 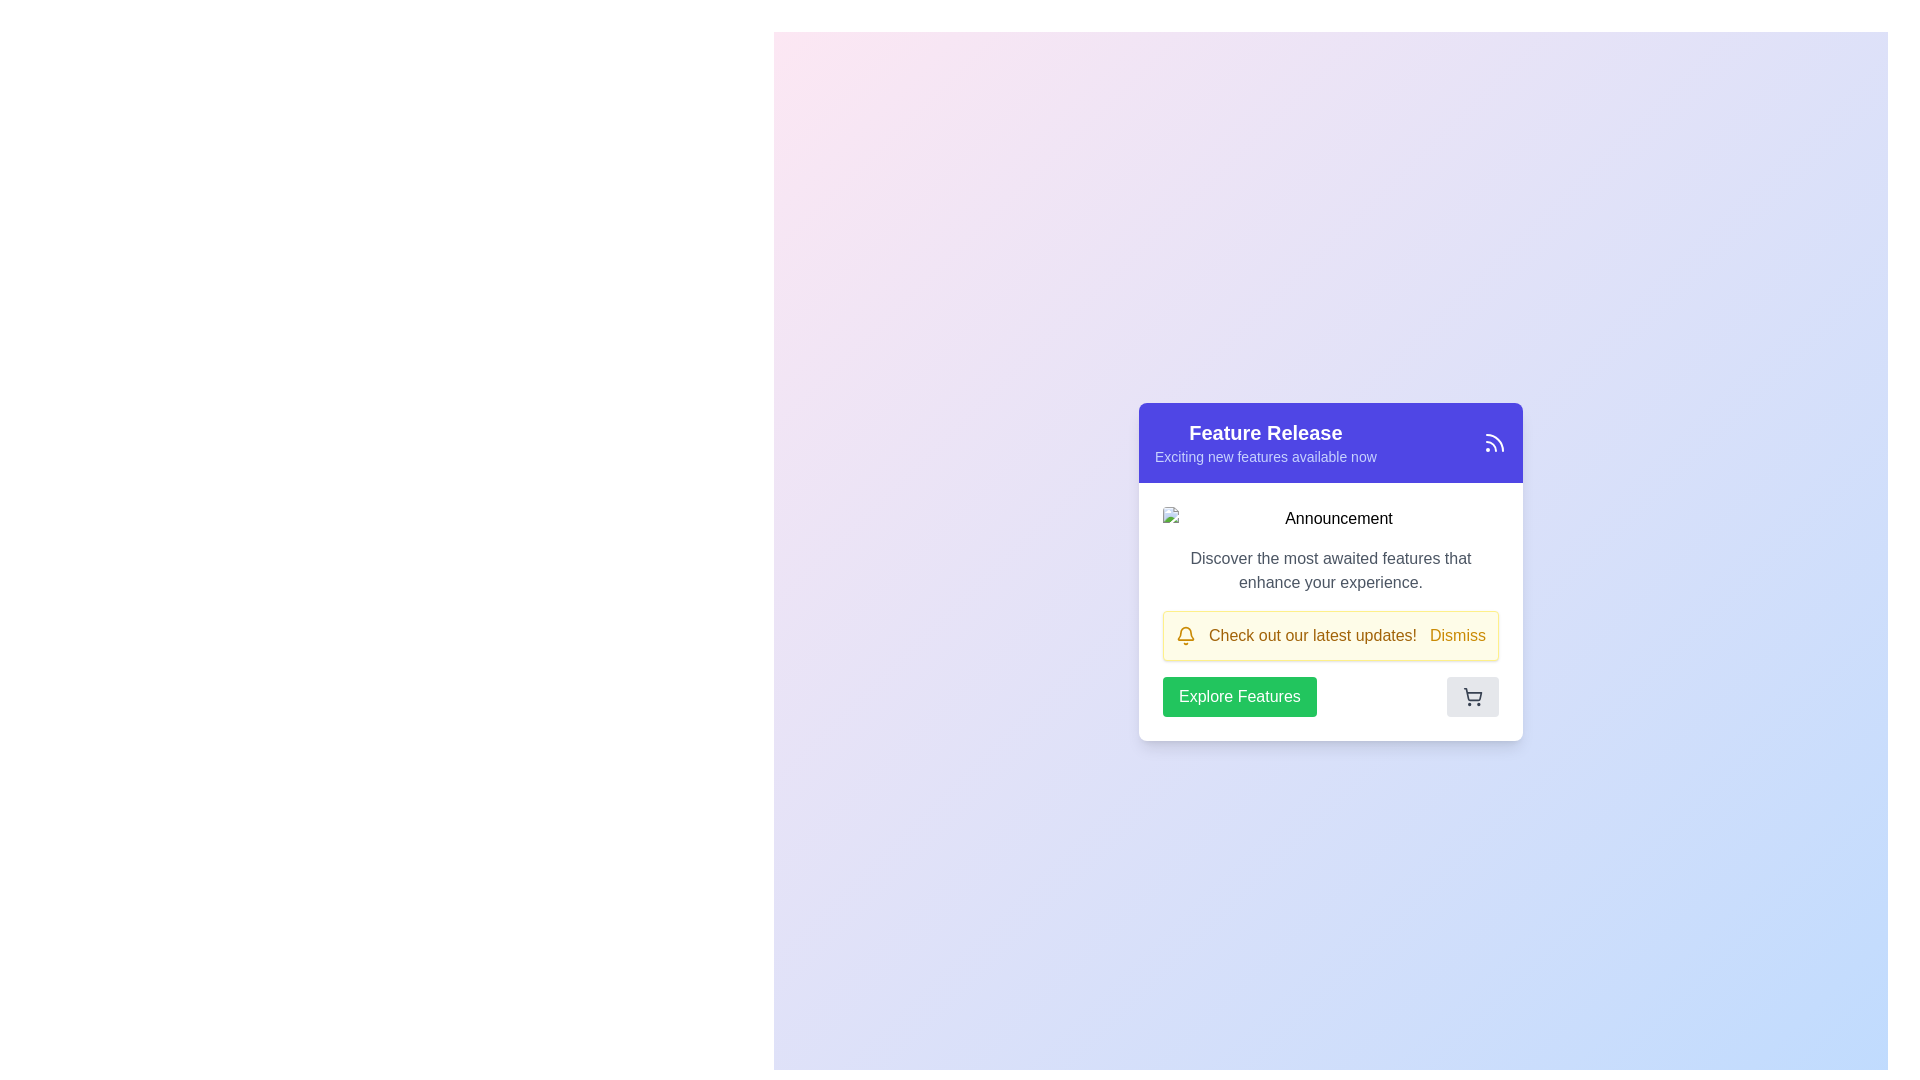 What do you see at coordinates (1473, 696) in the screenshot?
I see `the small shopping cart icon, which is a minimalistic outline style element located in a rounded rectangular button at the lower-right corner of the UI` at bounding box center [1473, 696].